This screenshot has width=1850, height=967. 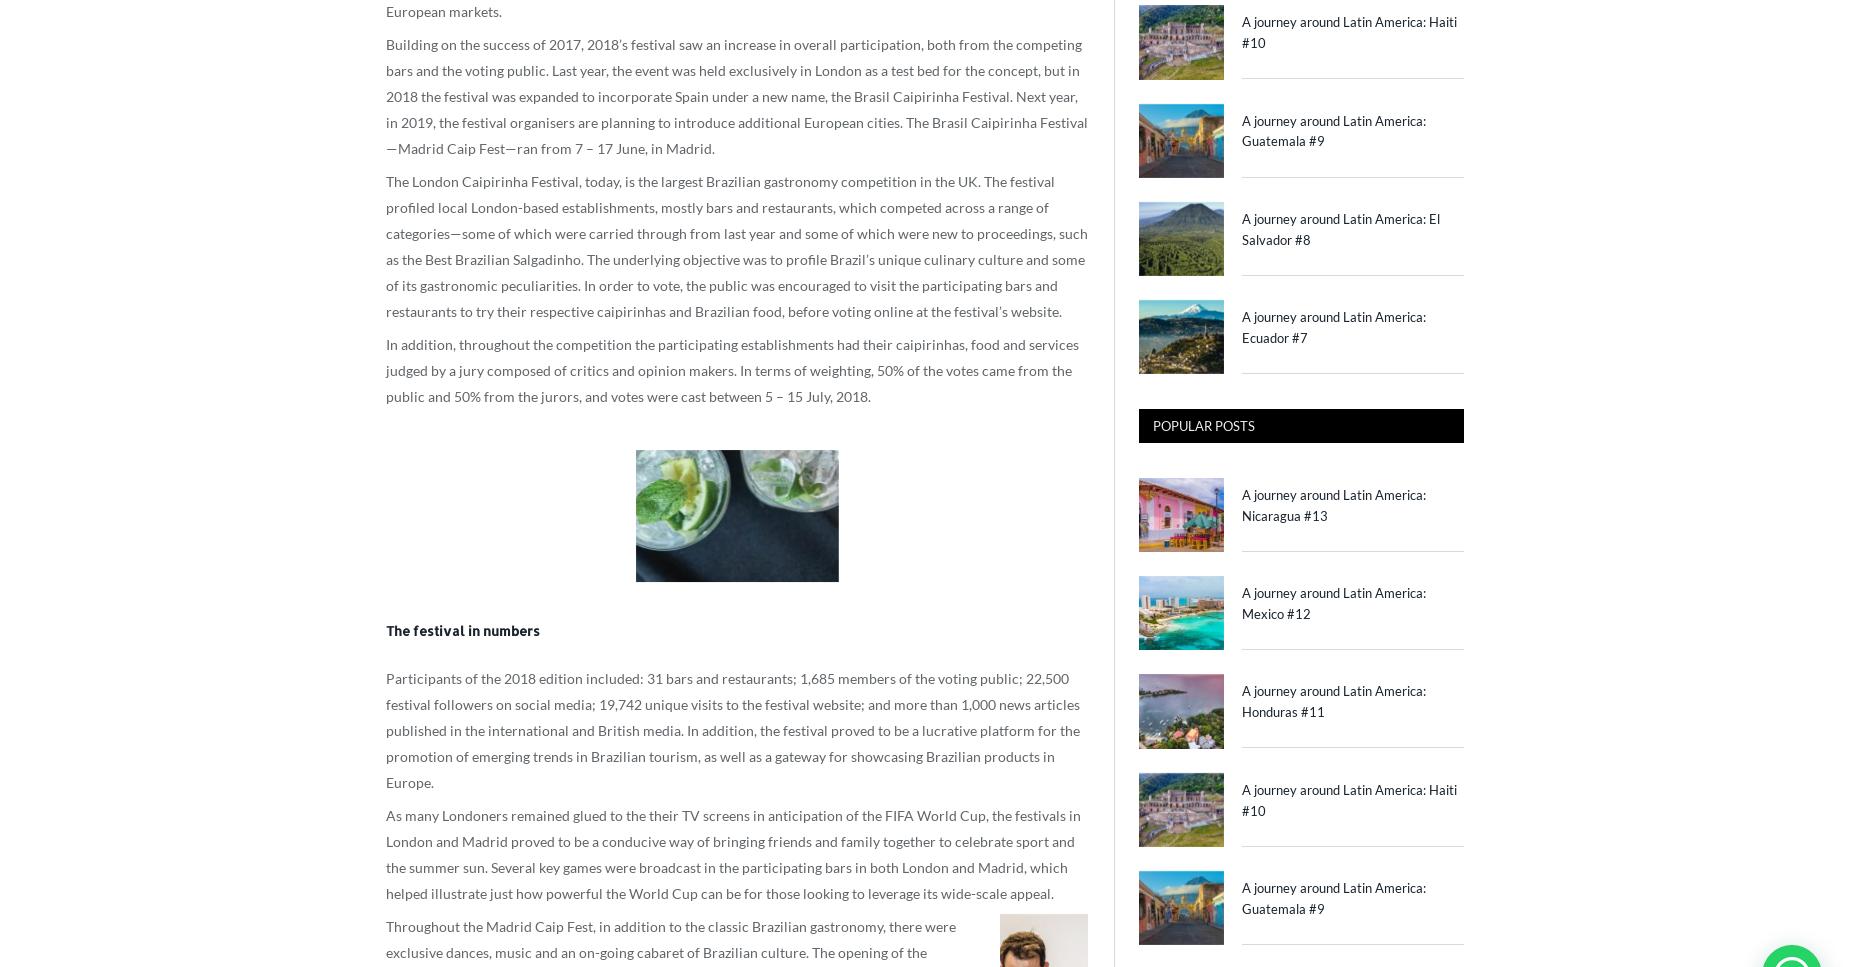 What do you see at coordinates (733, 853) in the screenshot?
I see `'As many Londoners remained glued to the their TV screens in anticipation of the FIFA World Cup, the festivals in London and Madrid proved to be a conducive way of bringing friends and family together to celebrate sport and the summer sun. Several key games were broadcast in the participating bars in both London and Madrid, which helped illustrate just how powerful the World Cup can be for those looking to leverage its wide-scale appeal.'` at bounding box center [733, 853].